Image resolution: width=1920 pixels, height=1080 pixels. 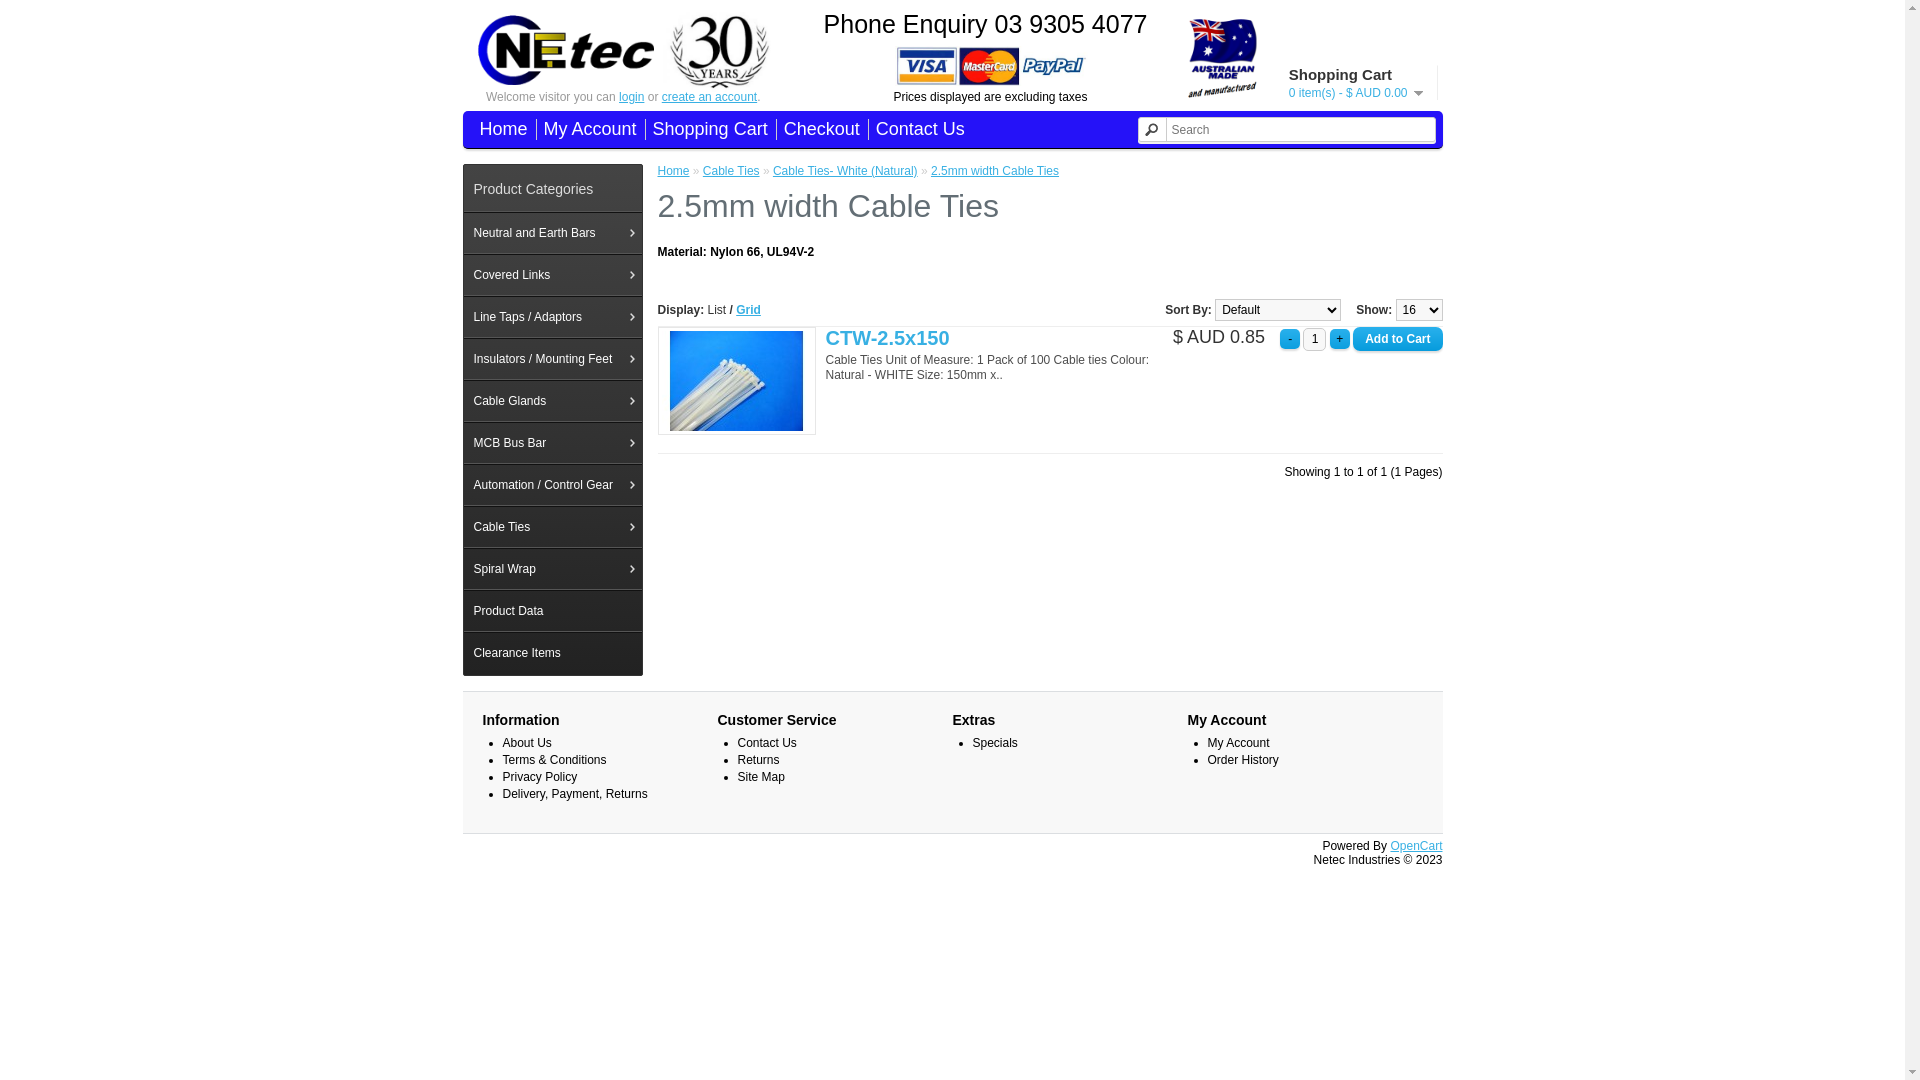 What do you see at coordinates (553, 759) in the screenshot?
I see `'Terms & Conditions'` at bounding box center [553, 759].